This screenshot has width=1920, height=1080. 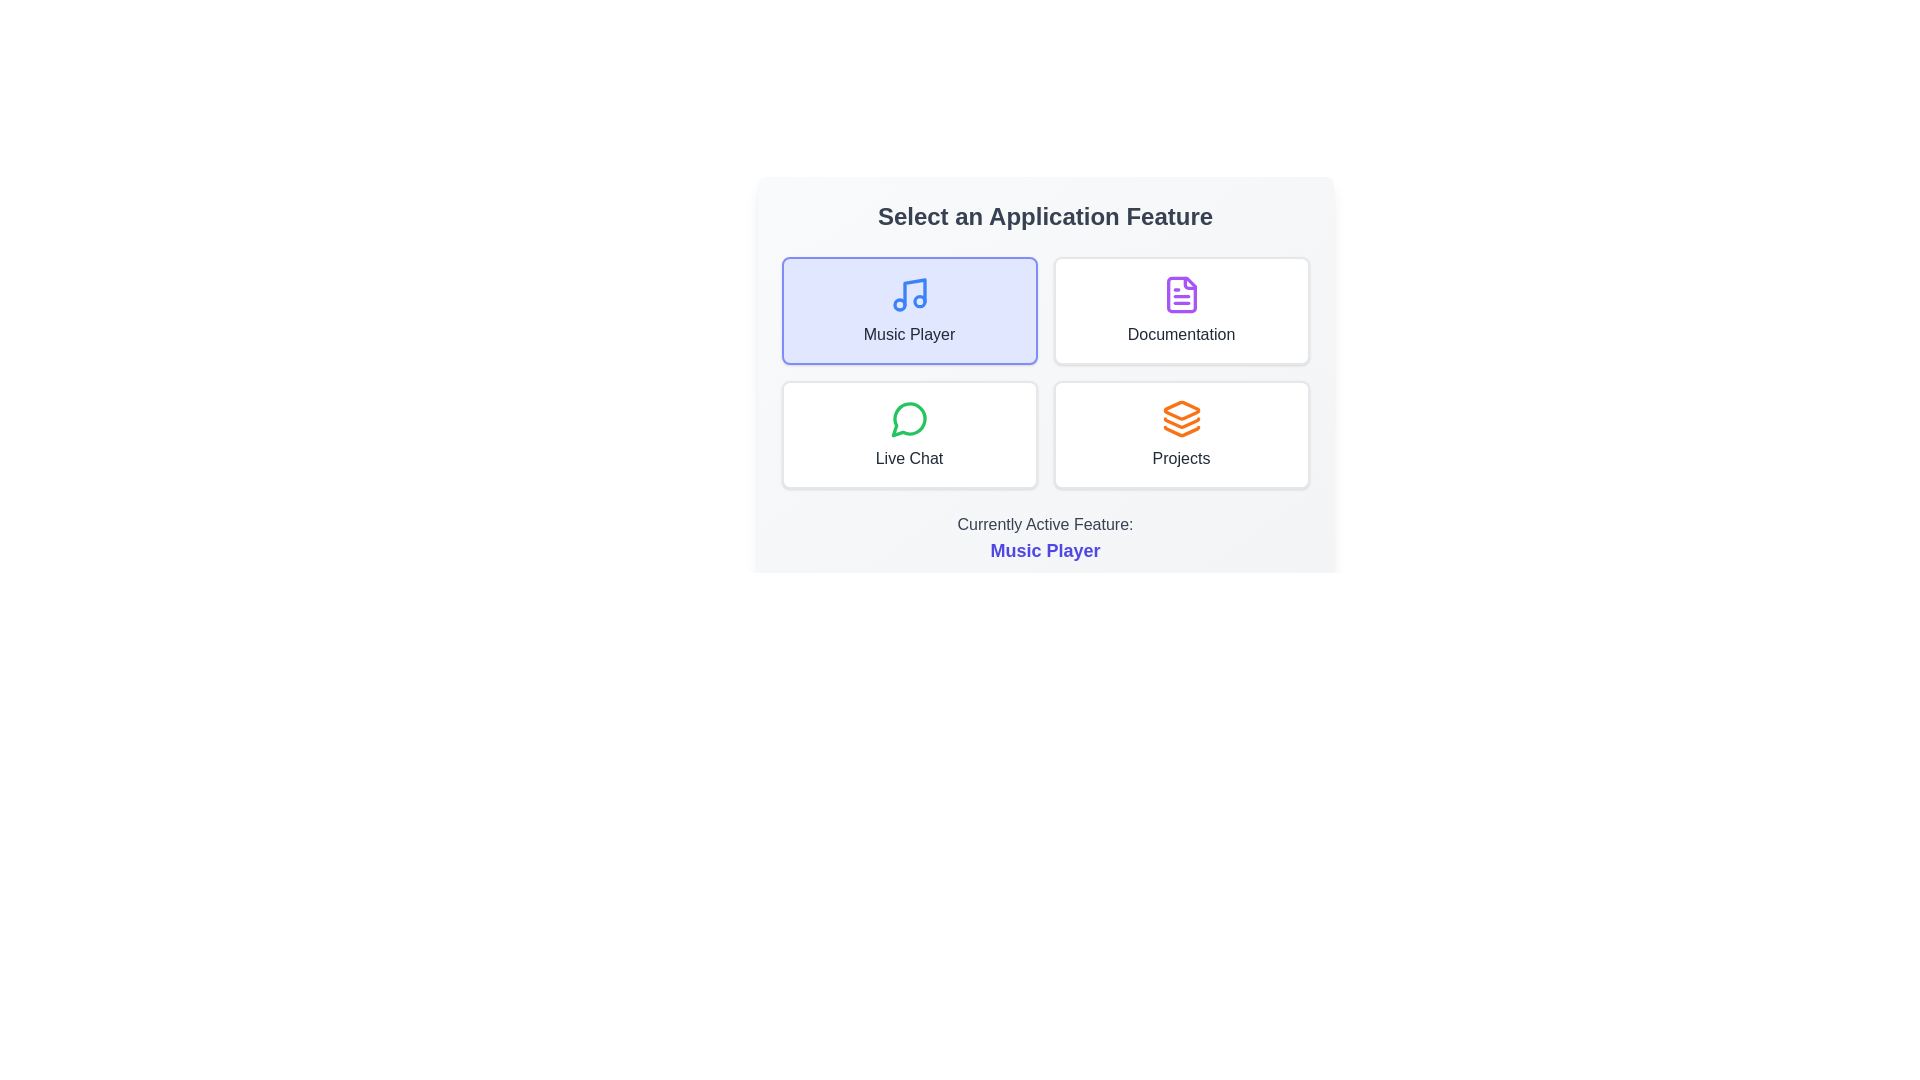 I want to click on the feature Documentation by clicking on its button, so click(x=1181, y=311).